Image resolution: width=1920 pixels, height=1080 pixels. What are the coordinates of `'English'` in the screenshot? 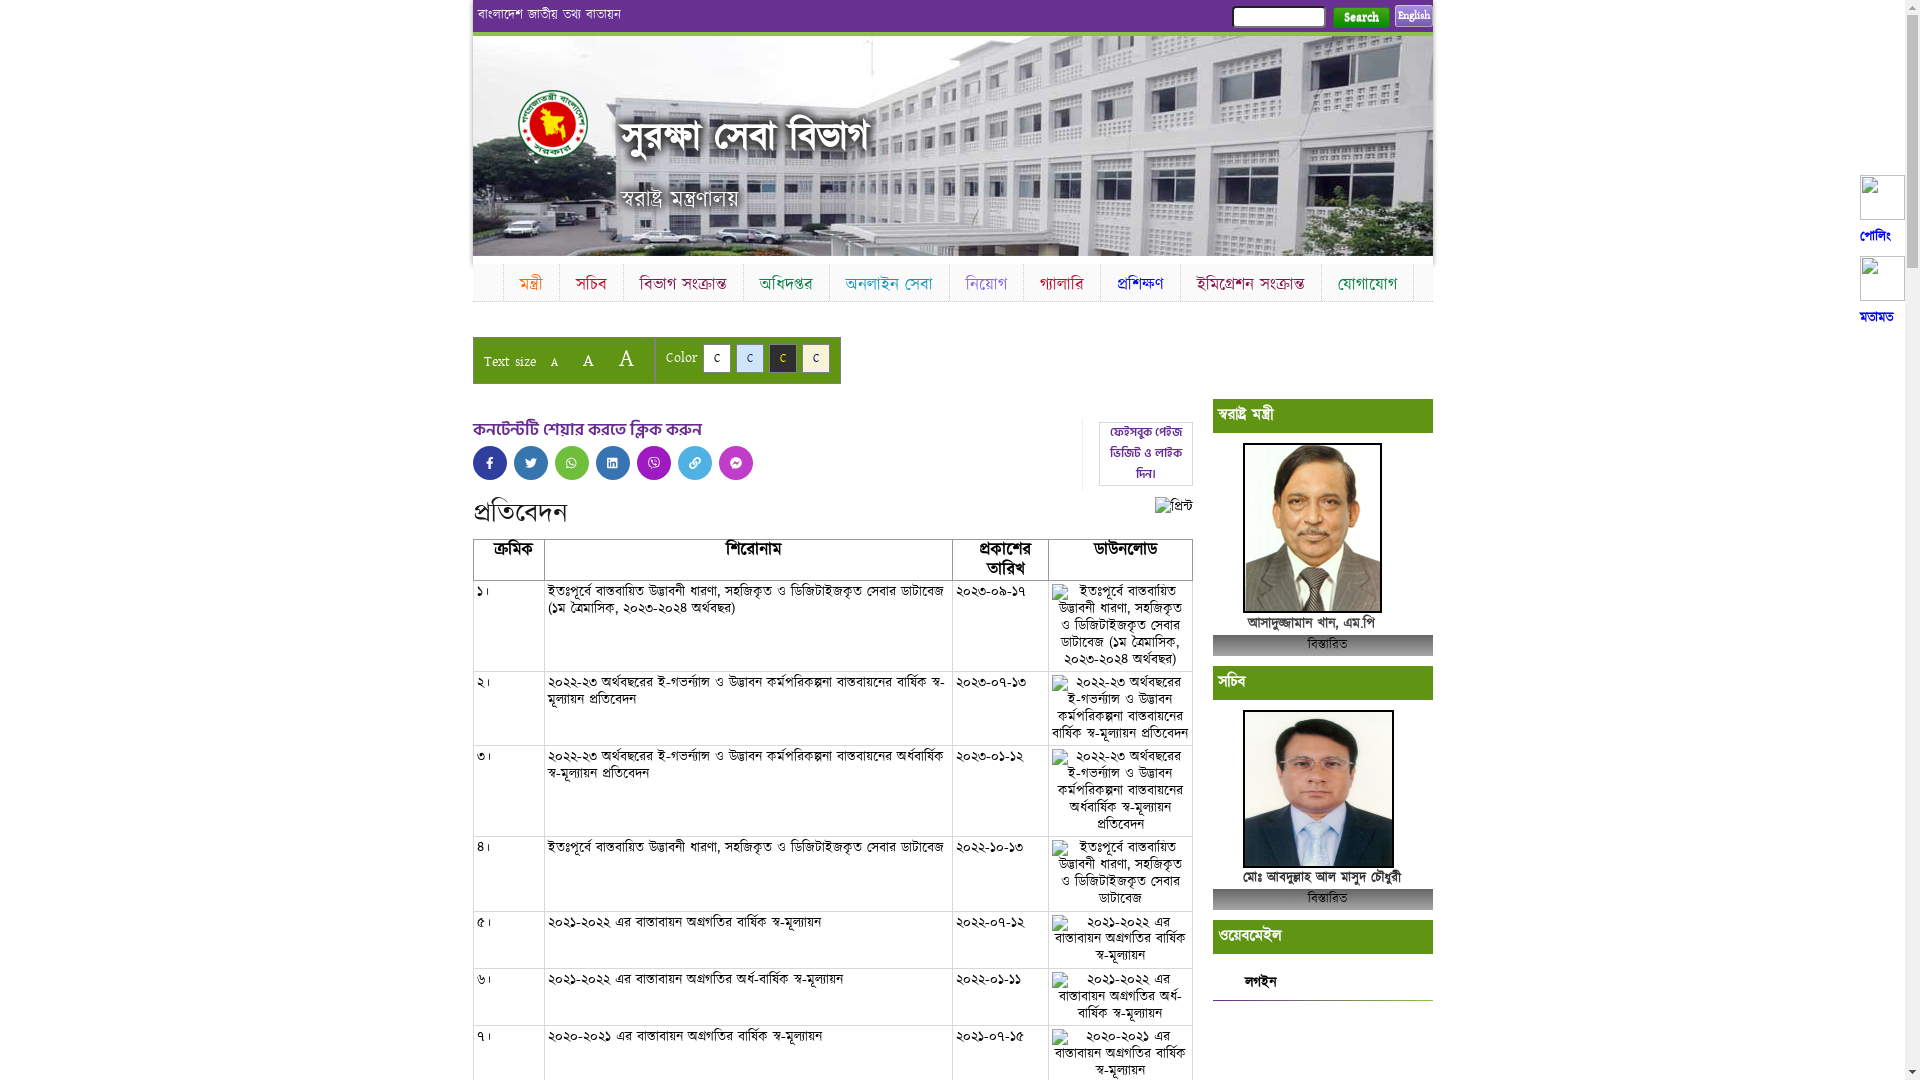 It's located at (1411, 15).